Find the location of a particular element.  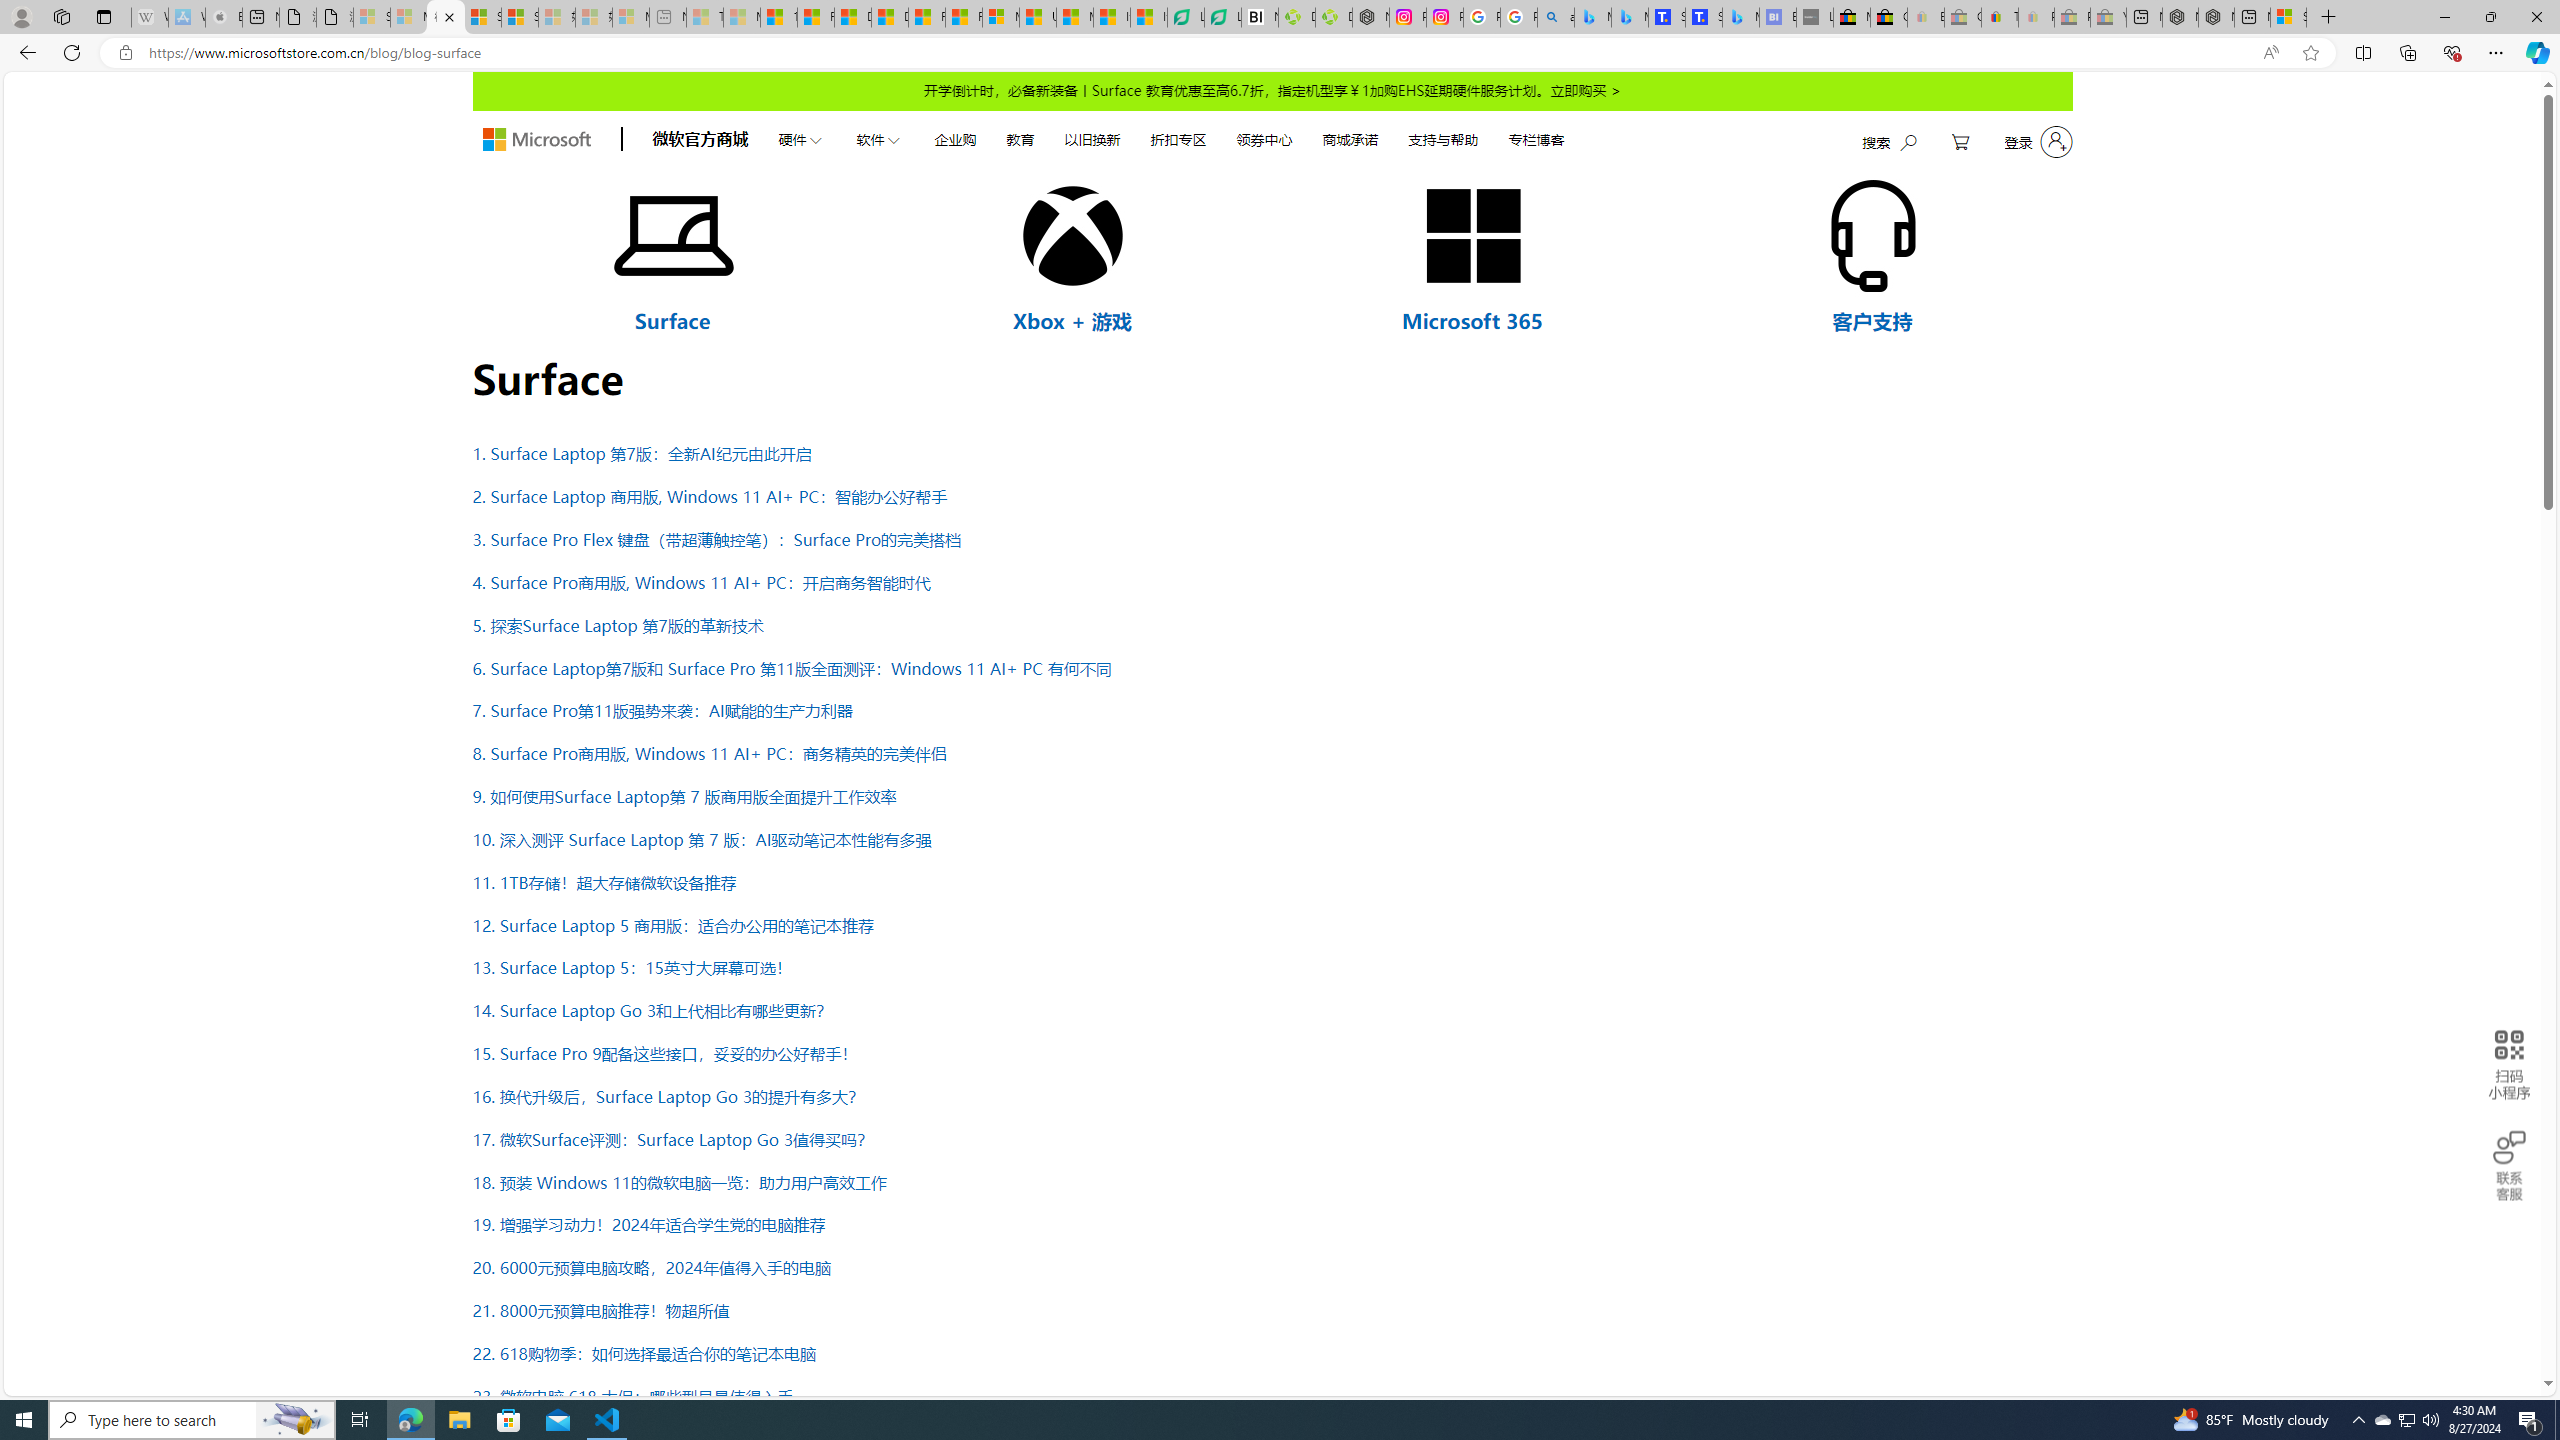

'Wikipedia - Sleeping' is located at coordinates (148, 16).